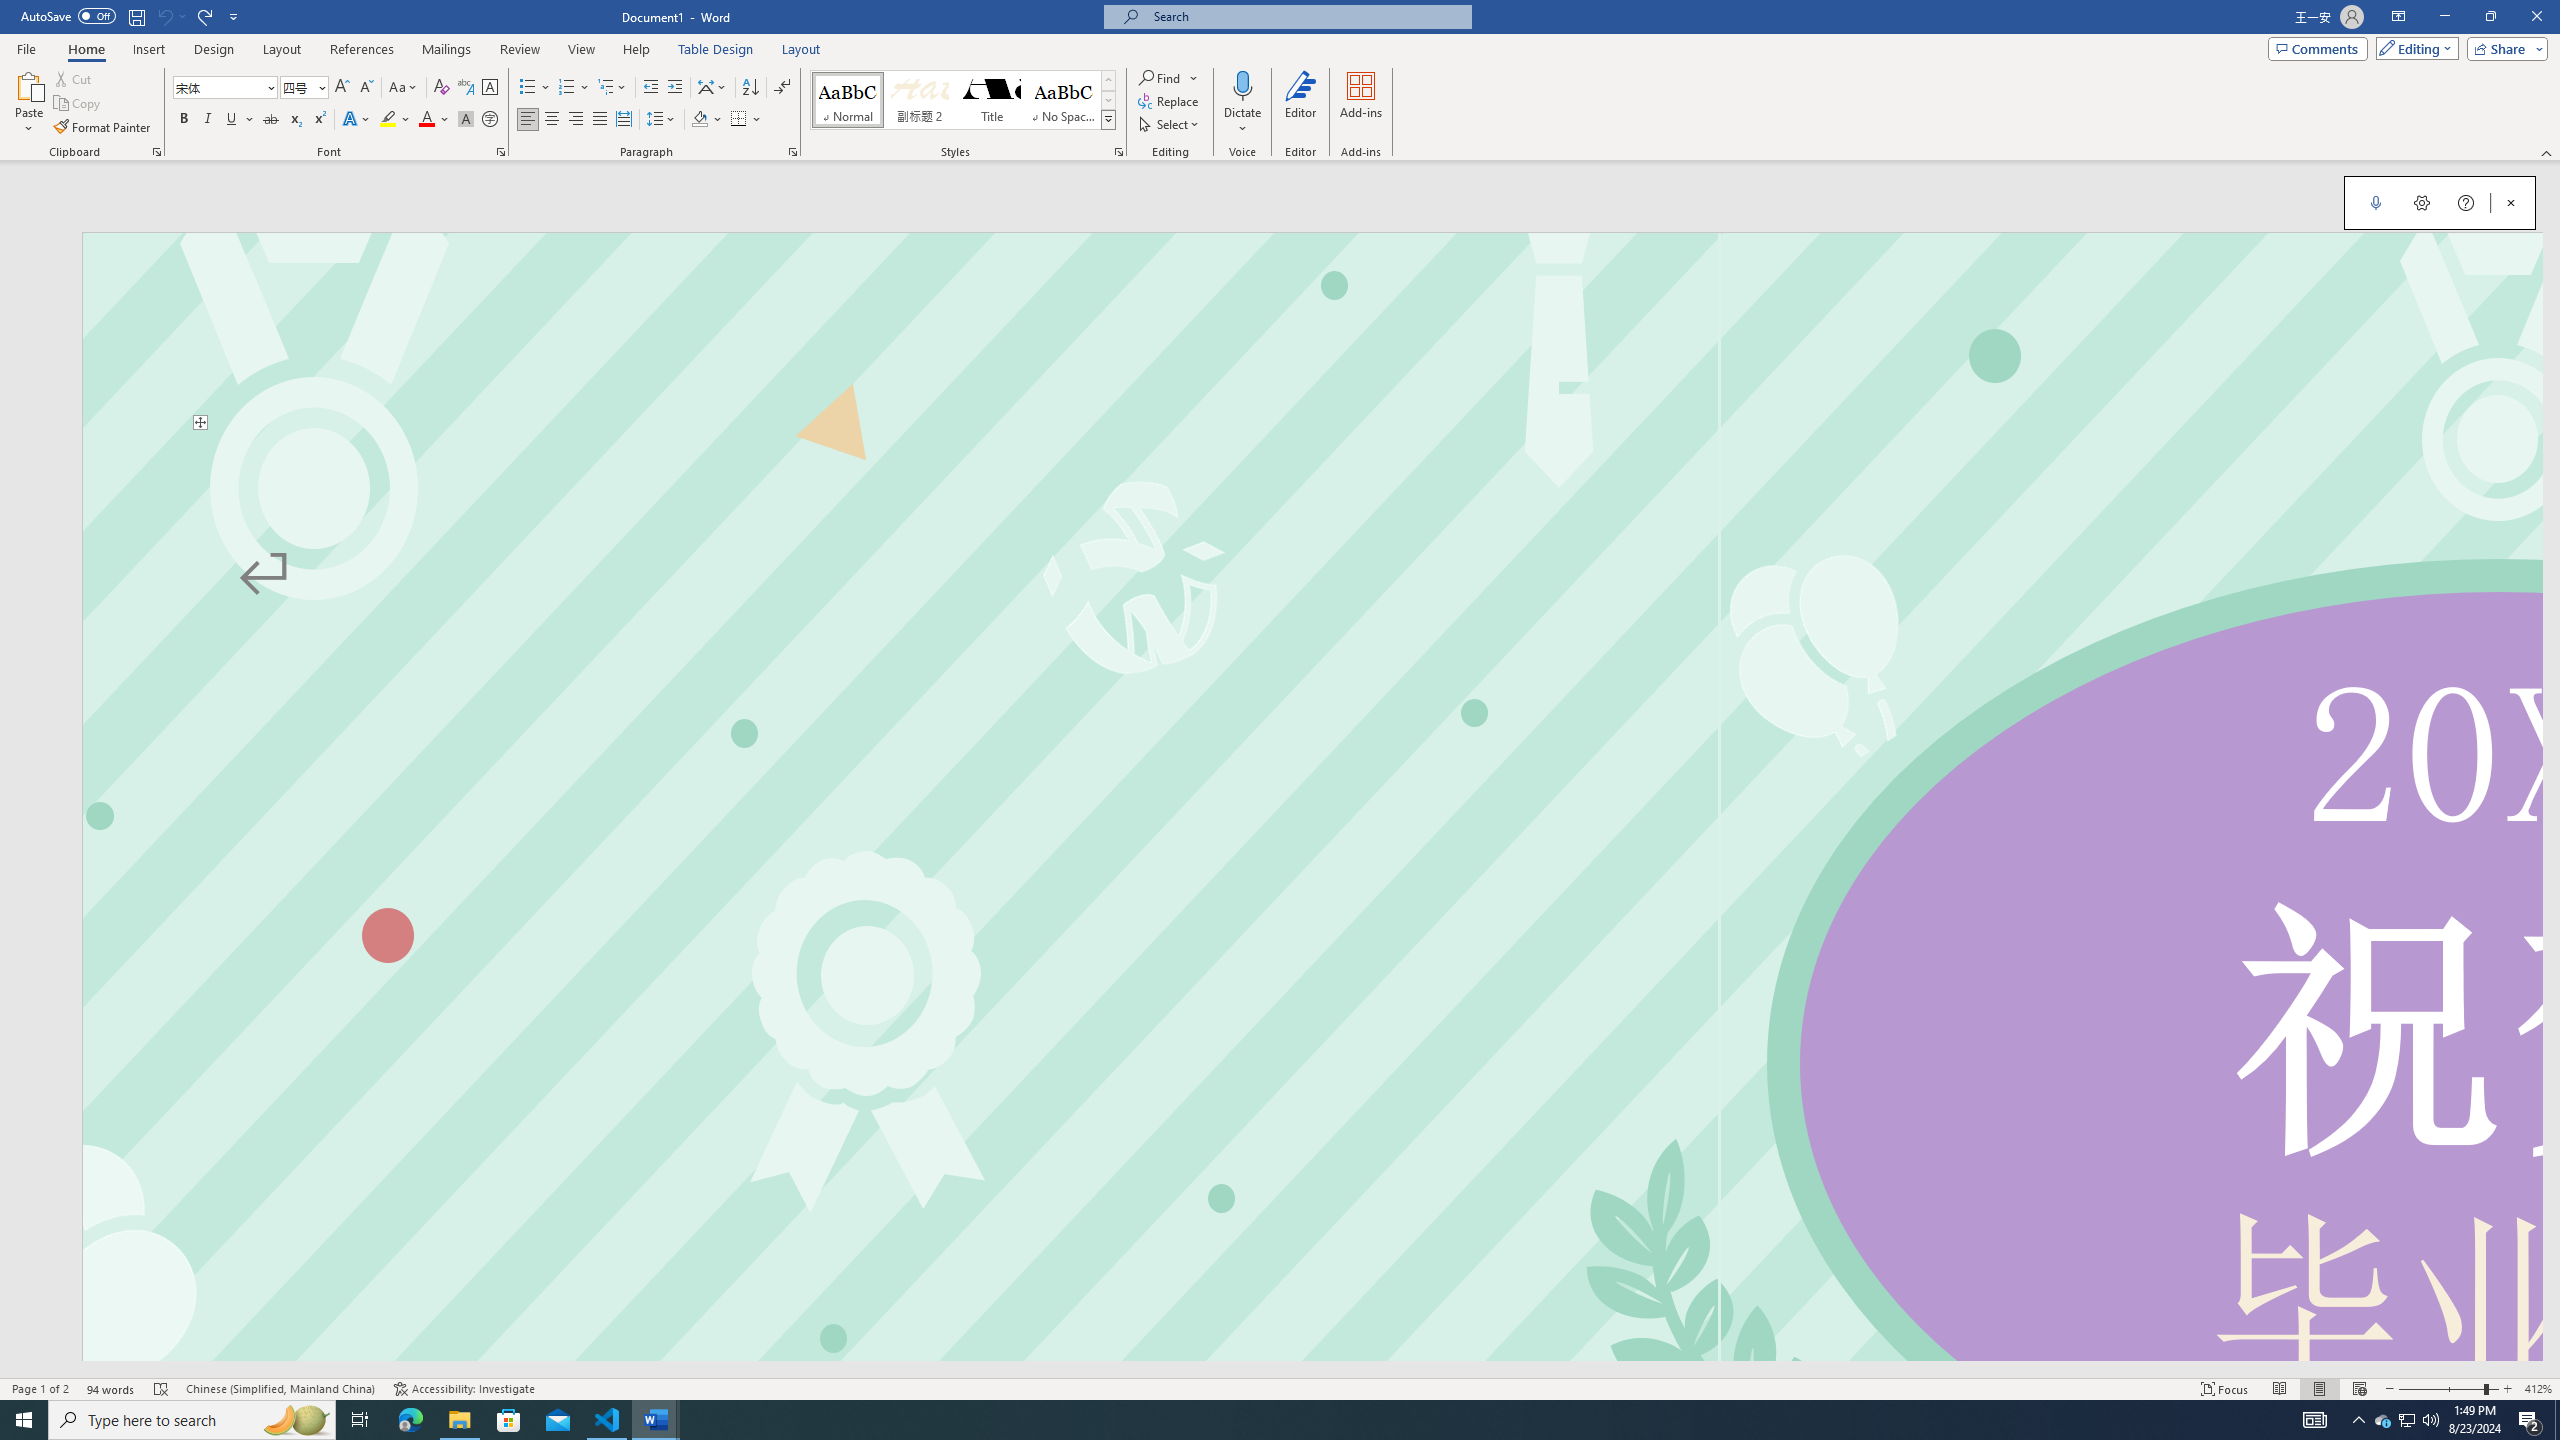 Image resolution: width=2560 pixels, height=1440 pixels. Describe the element at coordinates (800, 49) in the screenshot. I see `'Layout'` at that location.